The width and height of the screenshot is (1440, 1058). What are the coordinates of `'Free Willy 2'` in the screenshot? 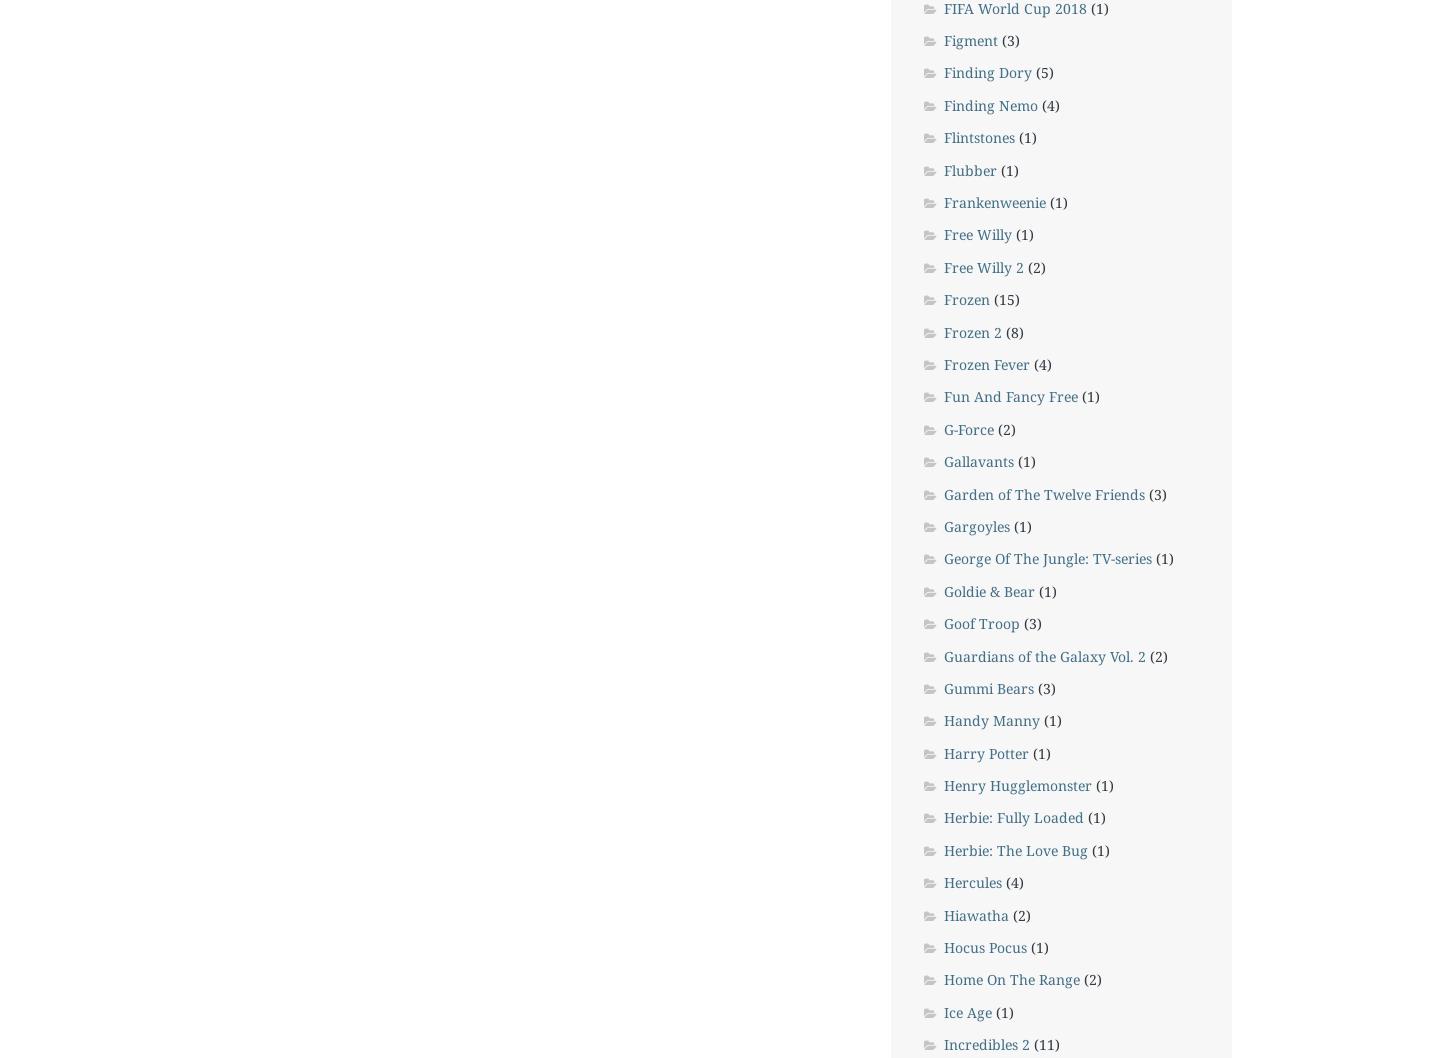 It's located at (981, 265).